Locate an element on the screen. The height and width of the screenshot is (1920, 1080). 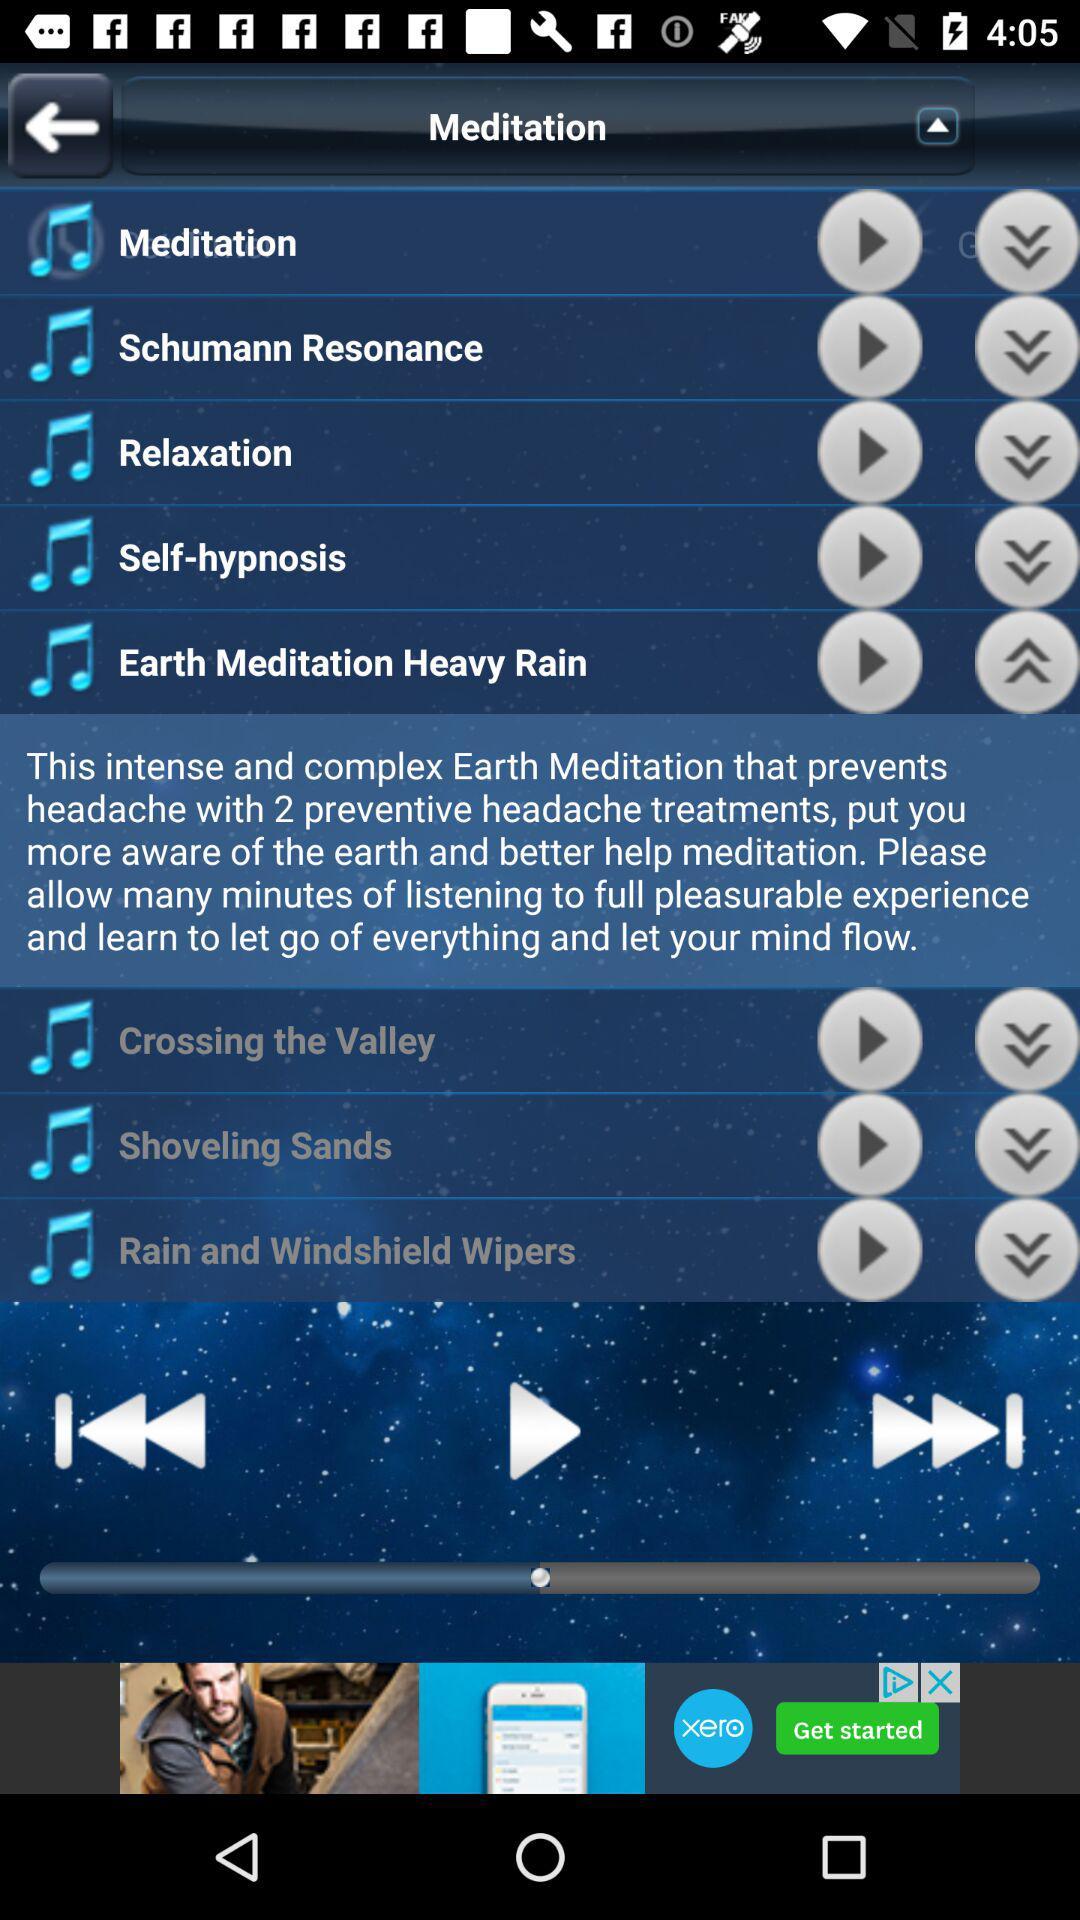
the play is located at coordinates (869, 661).